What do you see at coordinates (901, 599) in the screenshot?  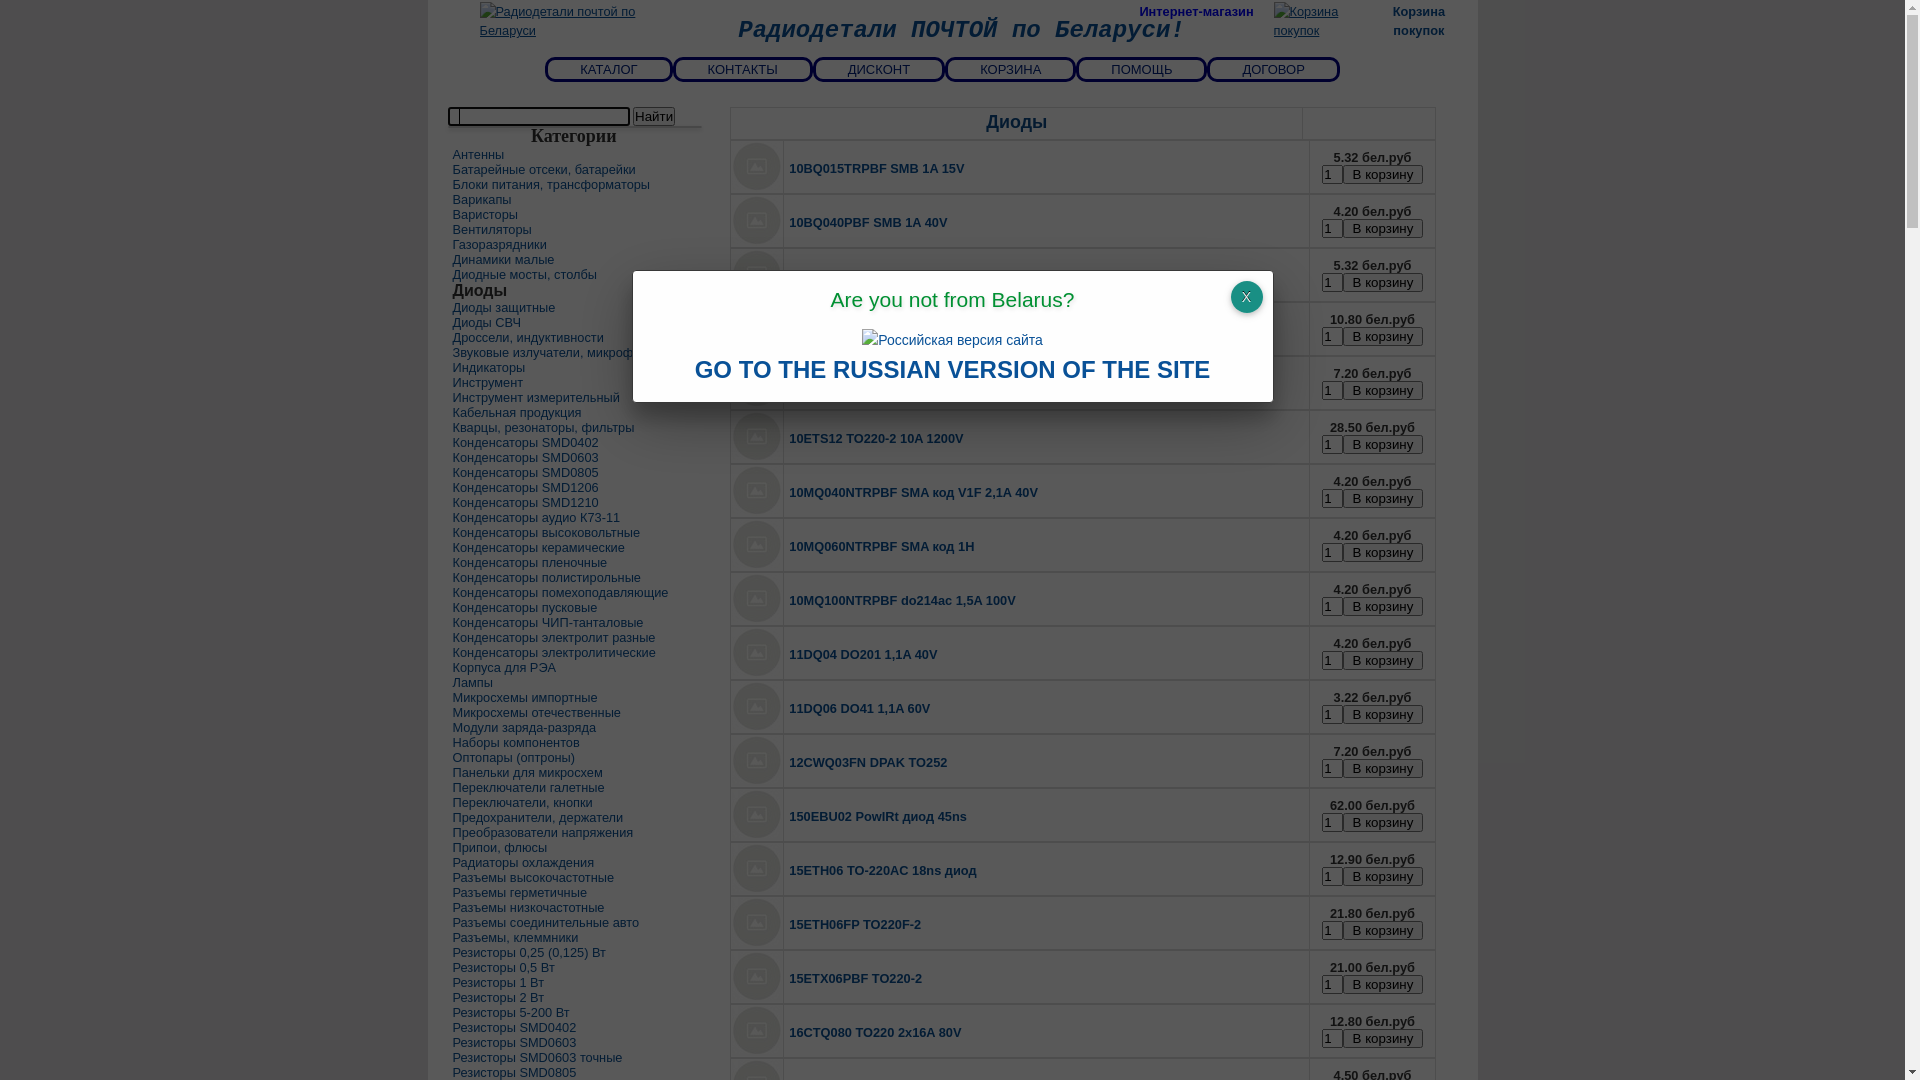 I see `'10MQ100NTRPBF do214ac 1,5A 100V'` at bounding box center [901, 599].